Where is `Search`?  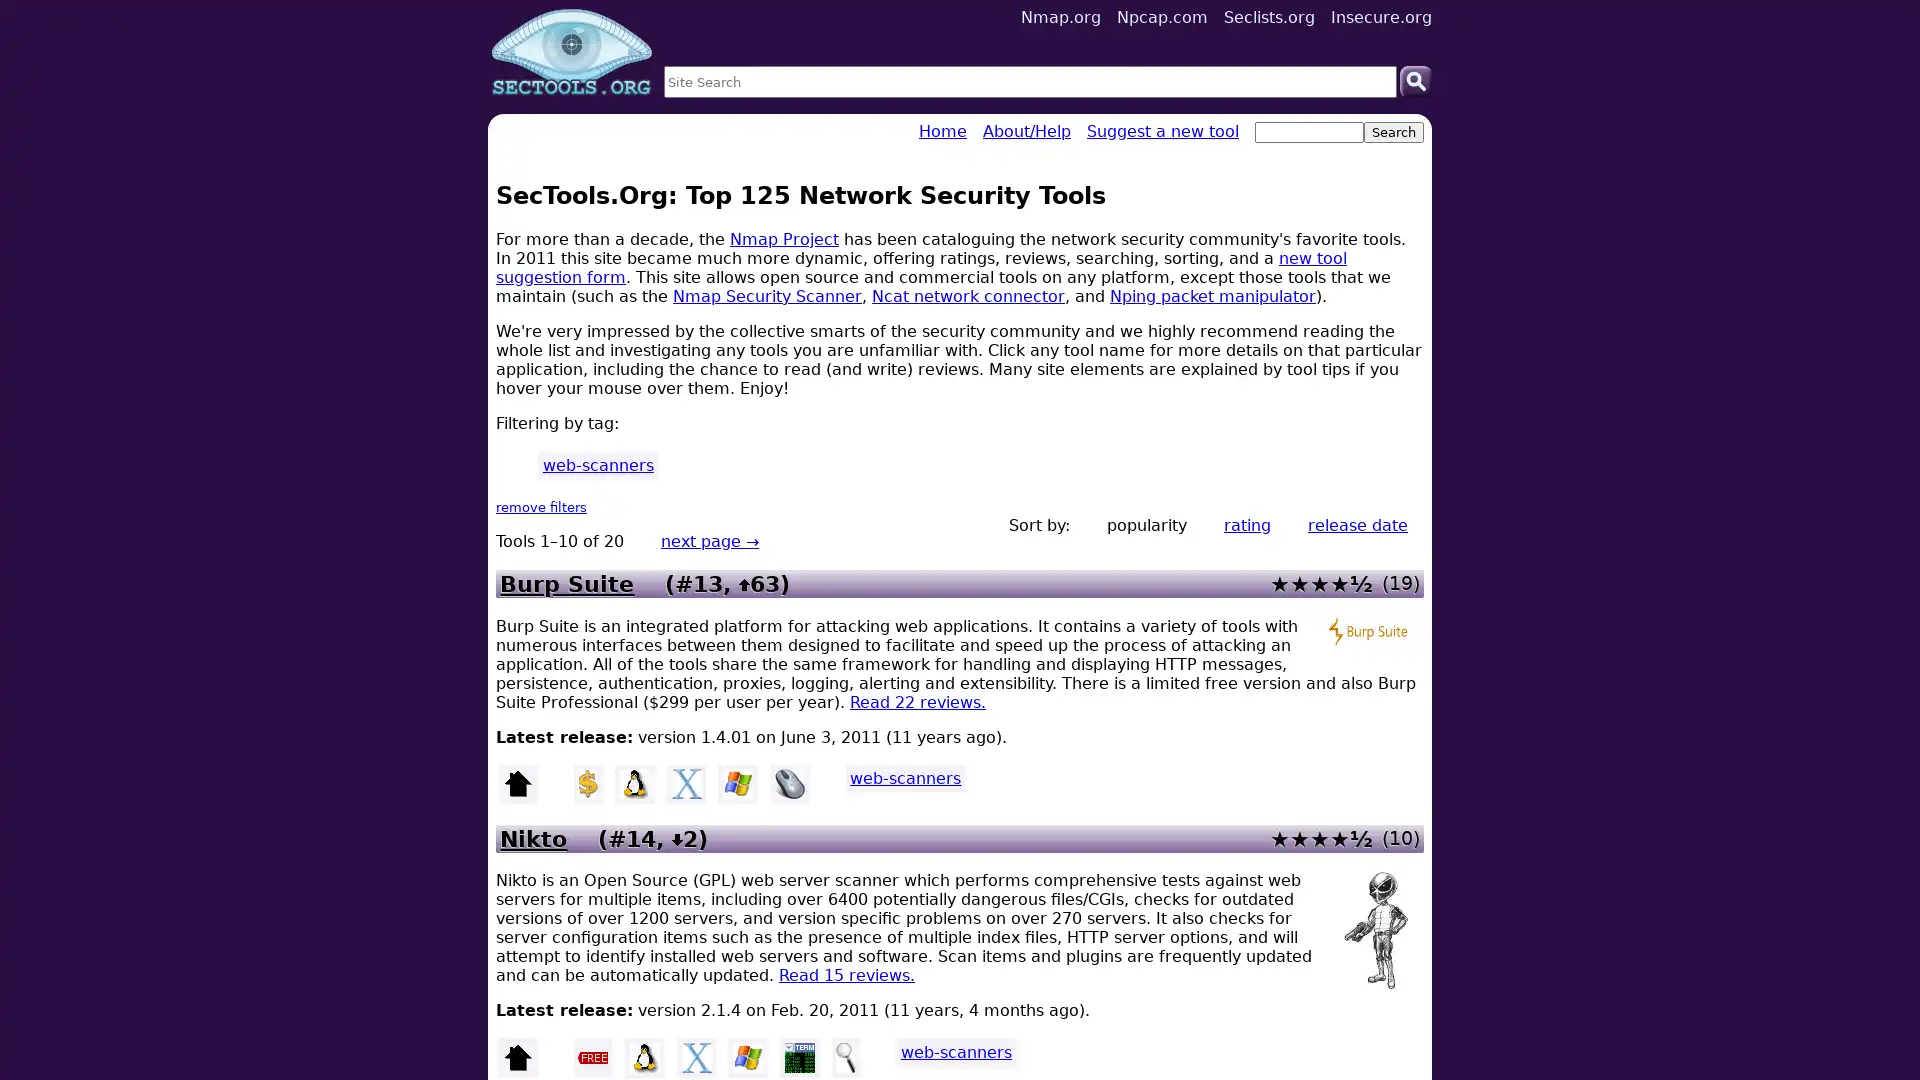 Search is located at coordinates (1392, 132).